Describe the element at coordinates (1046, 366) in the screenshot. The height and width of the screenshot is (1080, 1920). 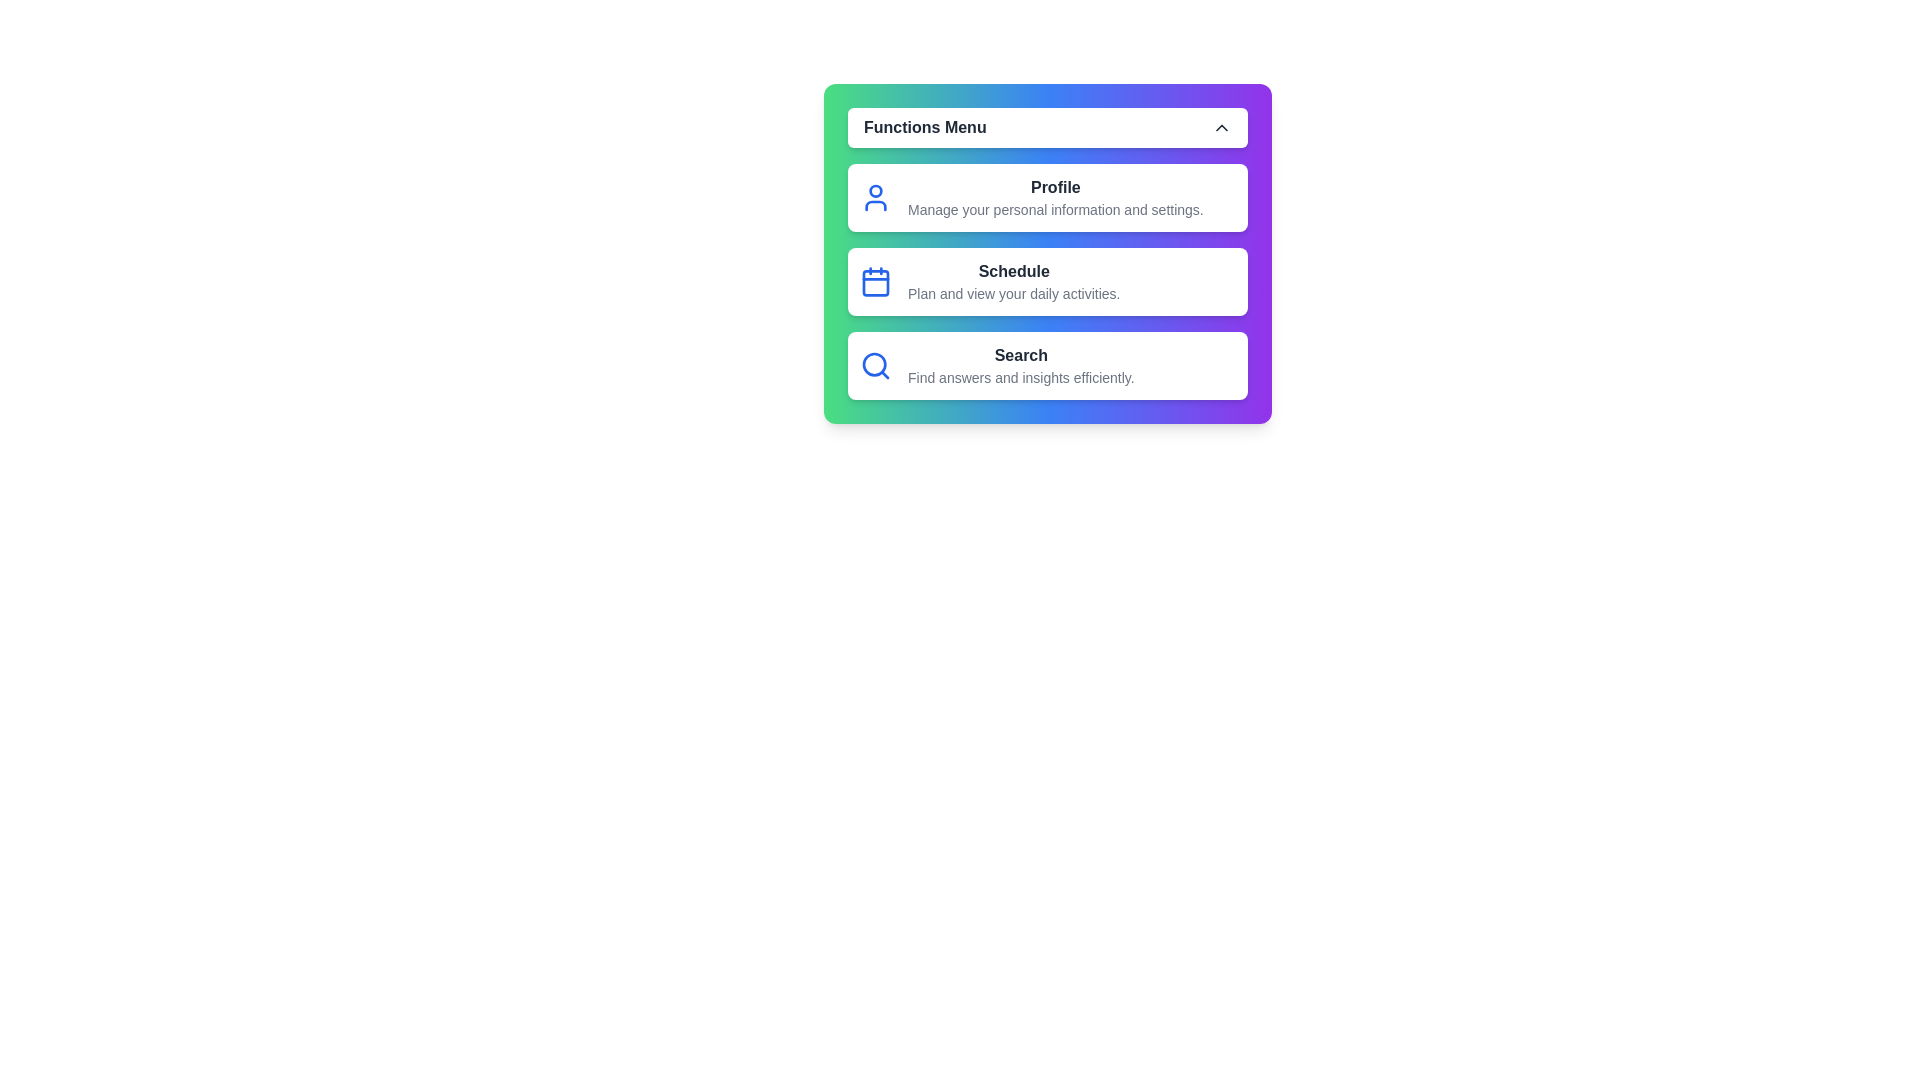
I see `the menu item Search to see its hover effect` at that location.